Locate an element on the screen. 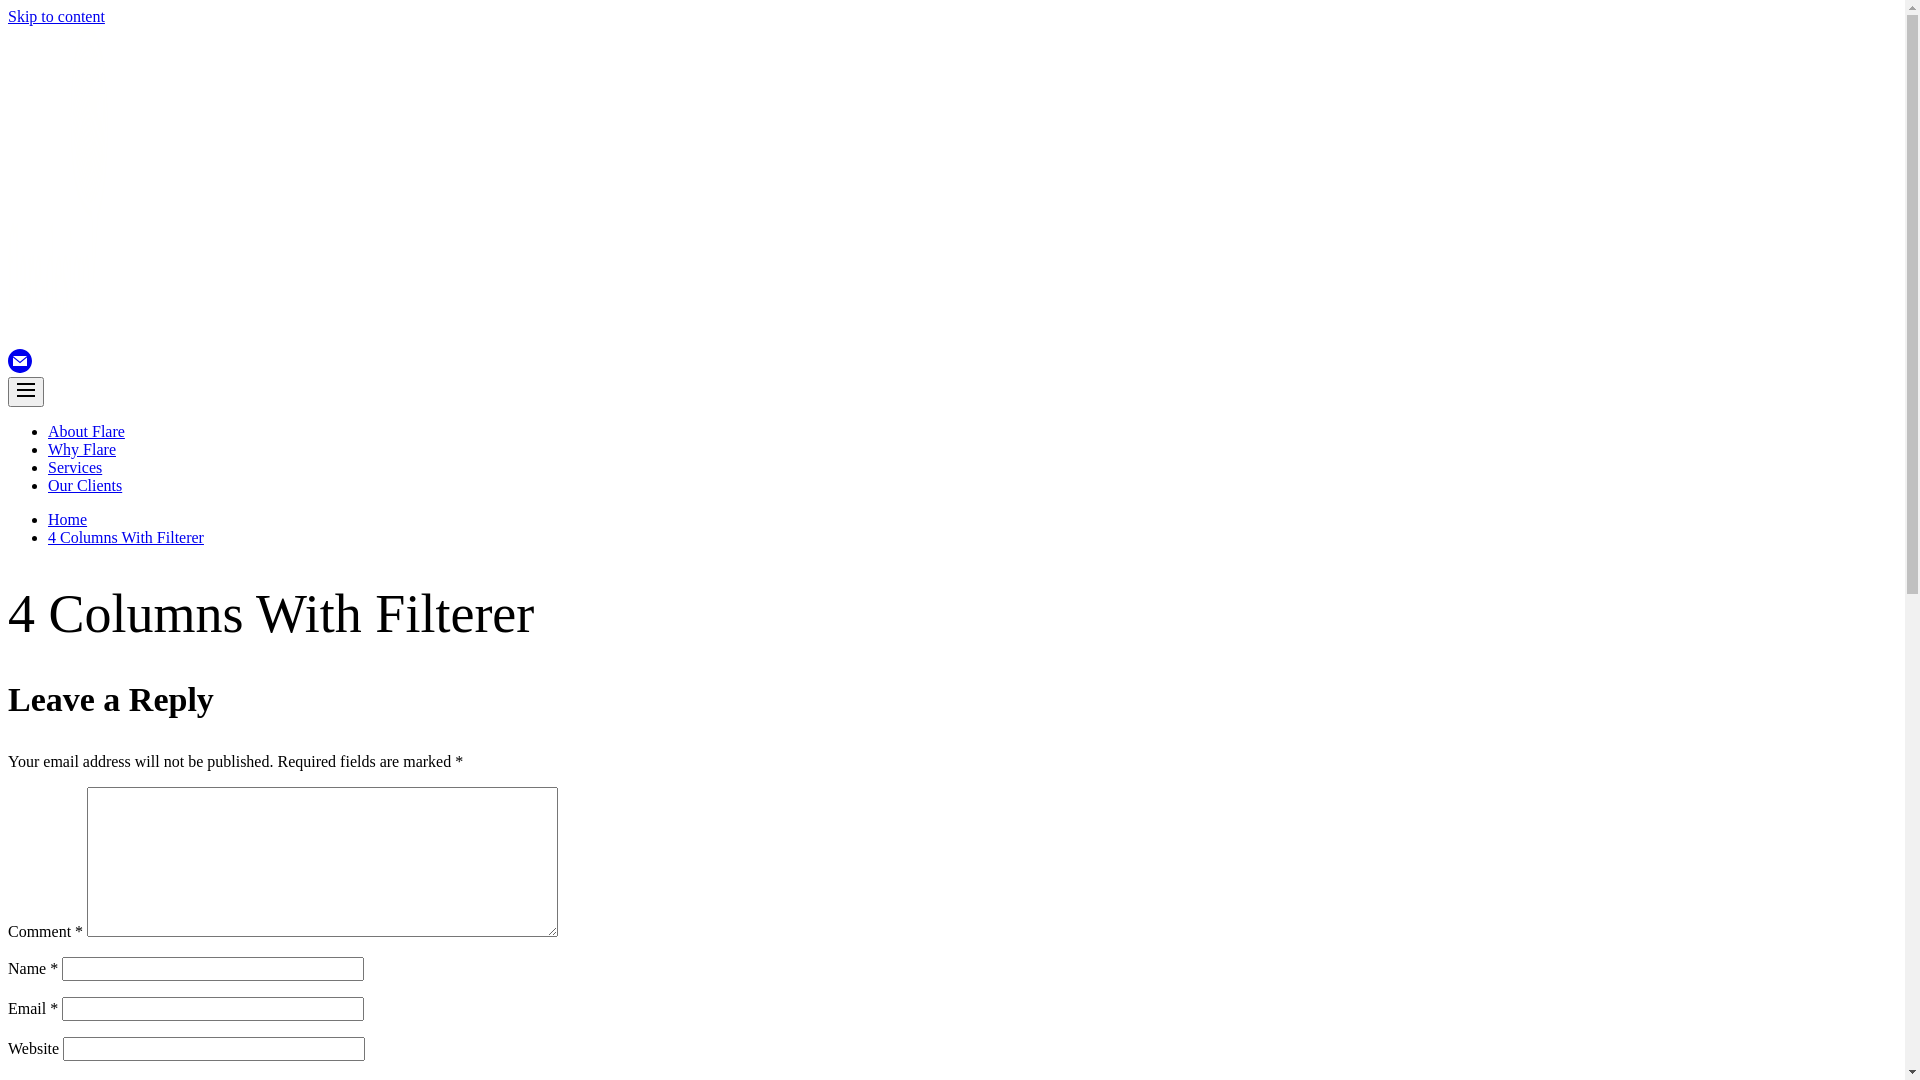  'About Flare' is located at coordinates (48, 430).